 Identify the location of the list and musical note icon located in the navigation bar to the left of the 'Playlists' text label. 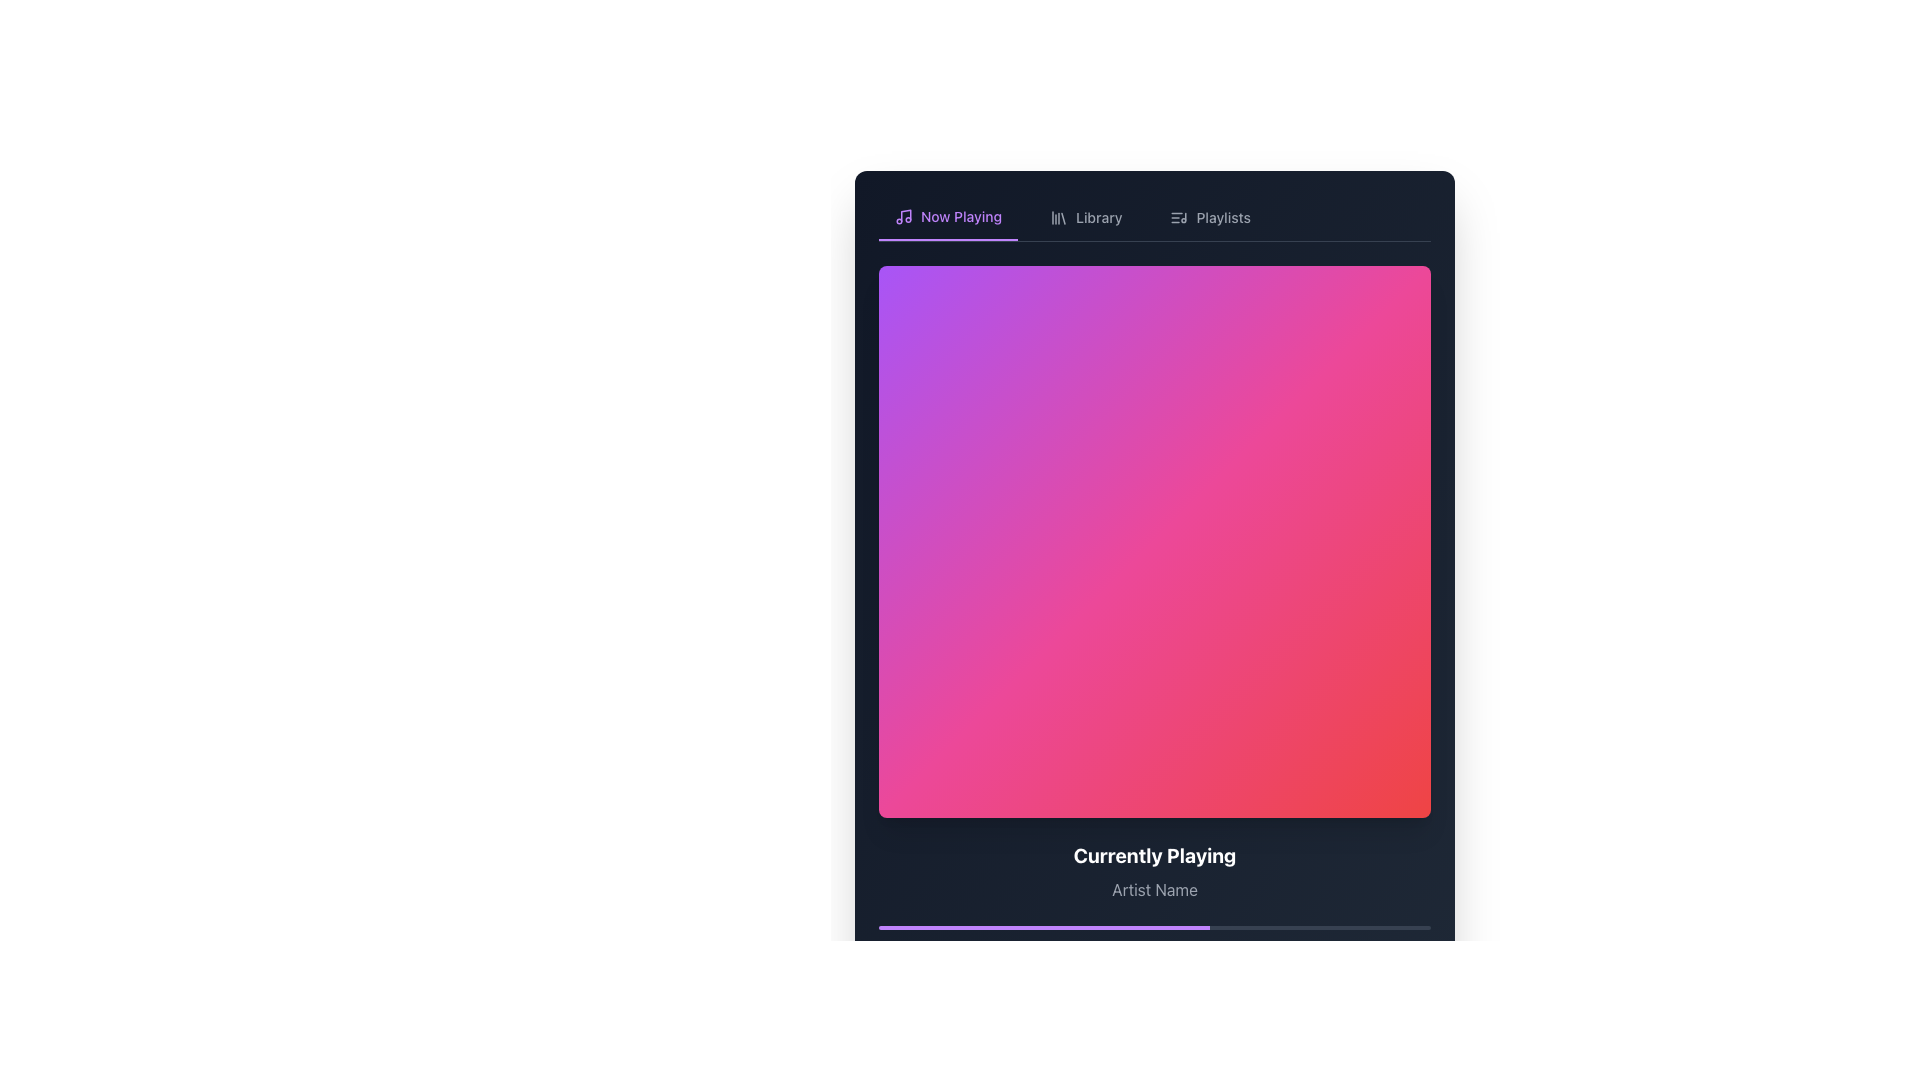
(1179, 218).